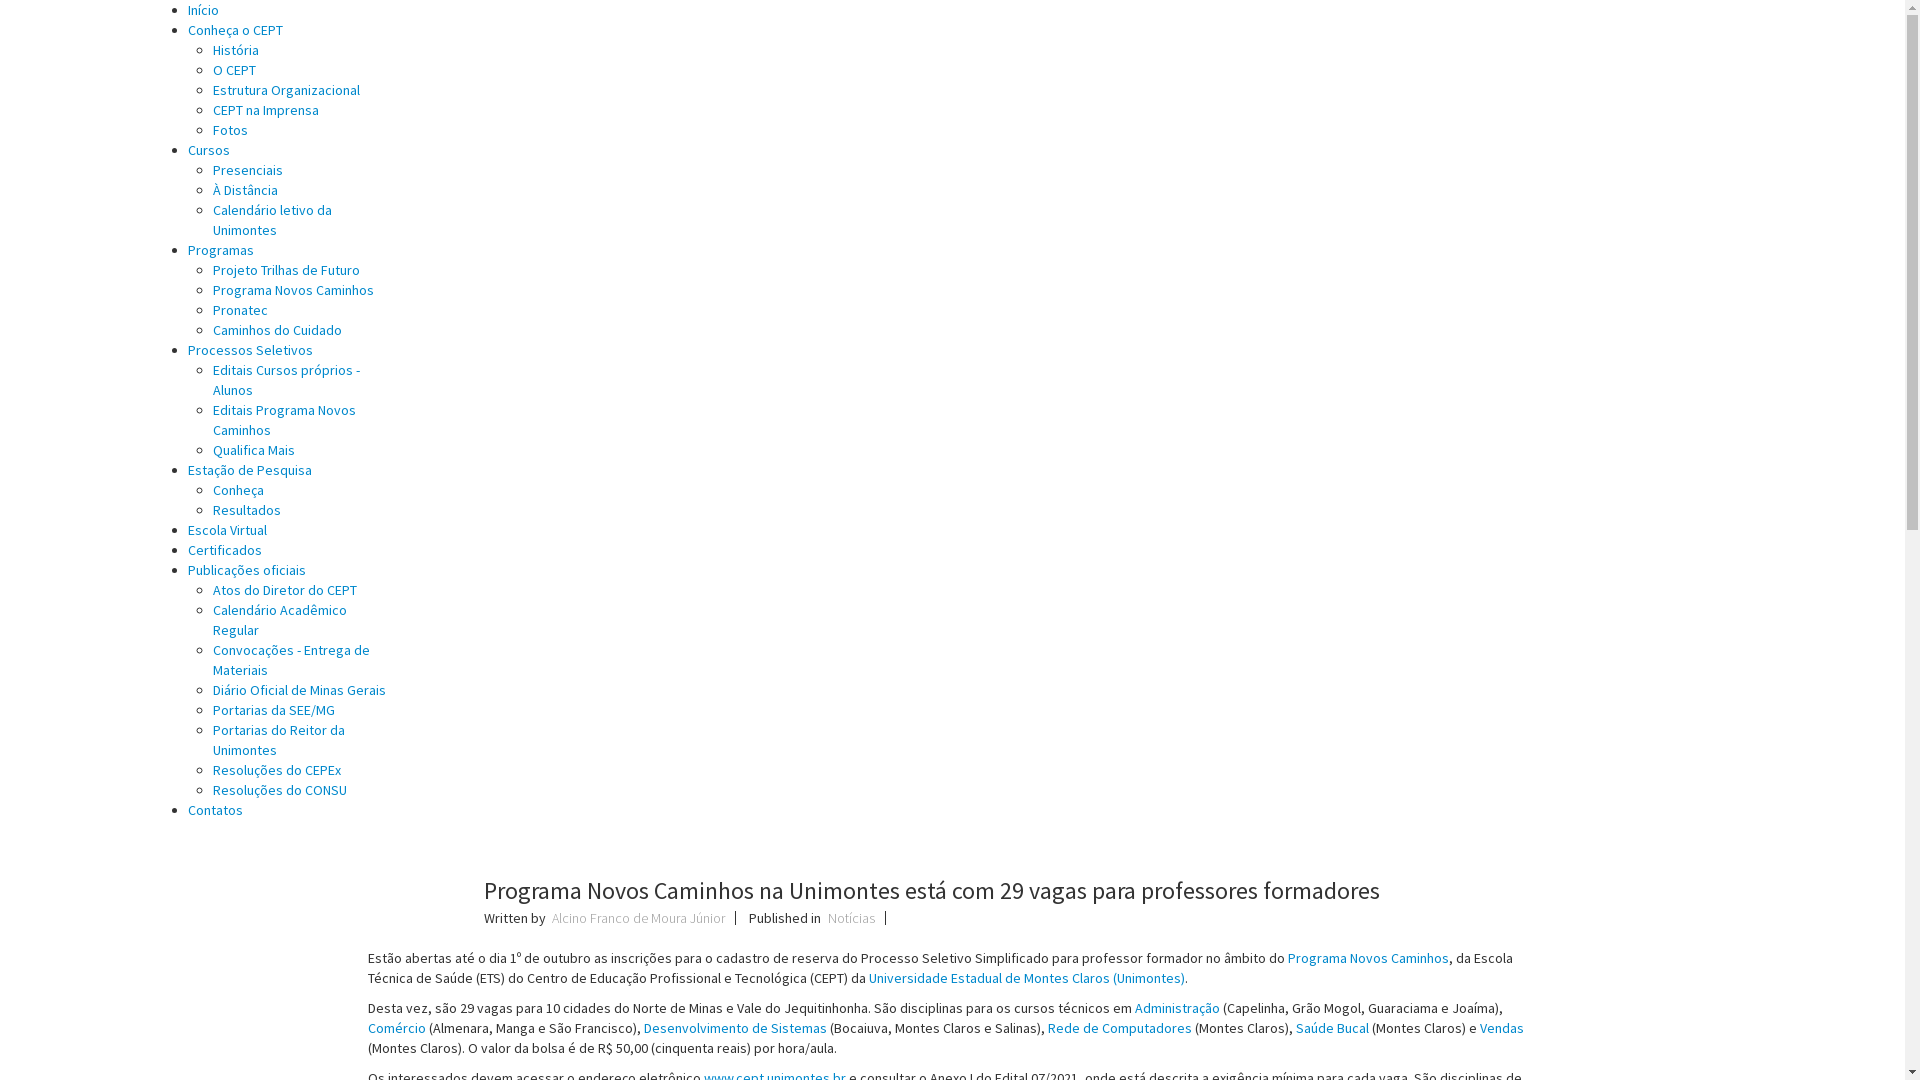 This screenshot has height=1080, width=1920. I want to click on 'Programas', so click(220, 249).